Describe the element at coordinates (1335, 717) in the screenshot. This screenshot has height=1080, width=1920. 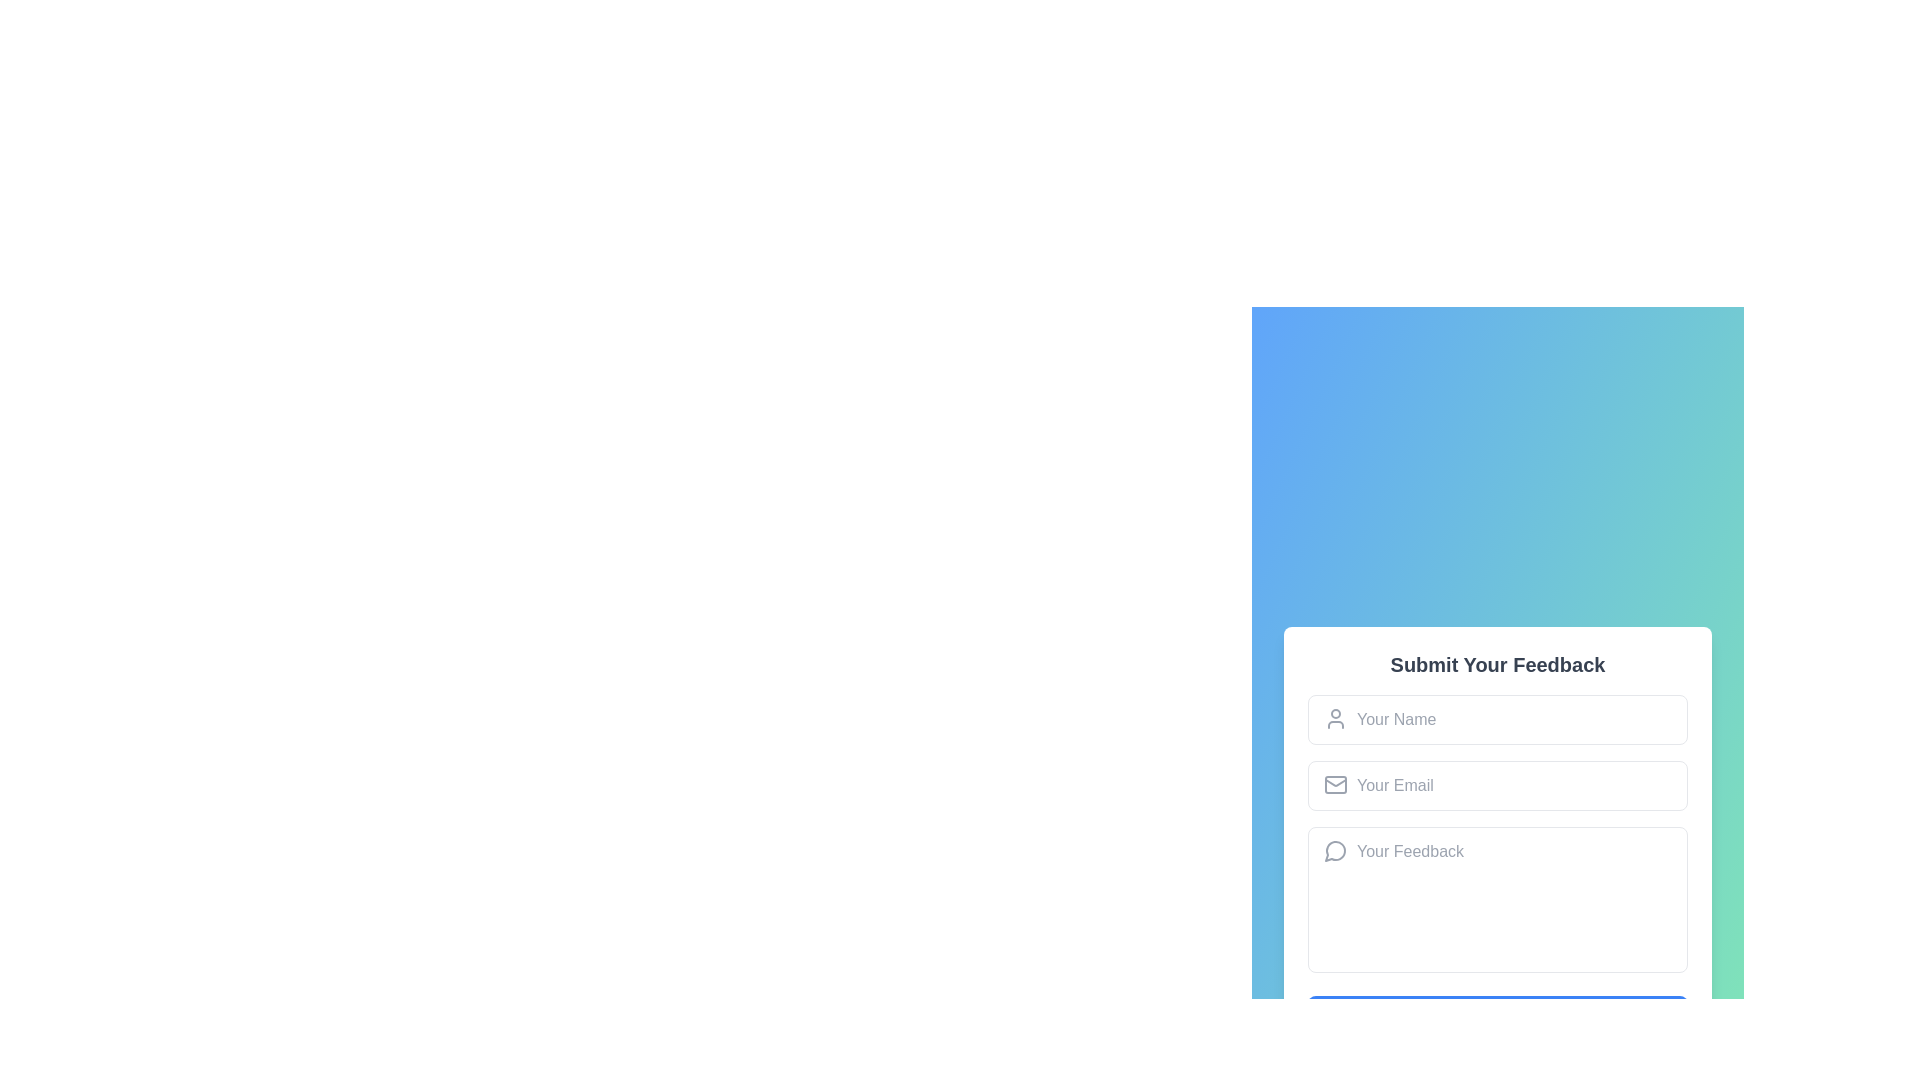
I see `the user silhouette icon, which is light gray and located to the left of the 'Your Name' text input field` at that location.